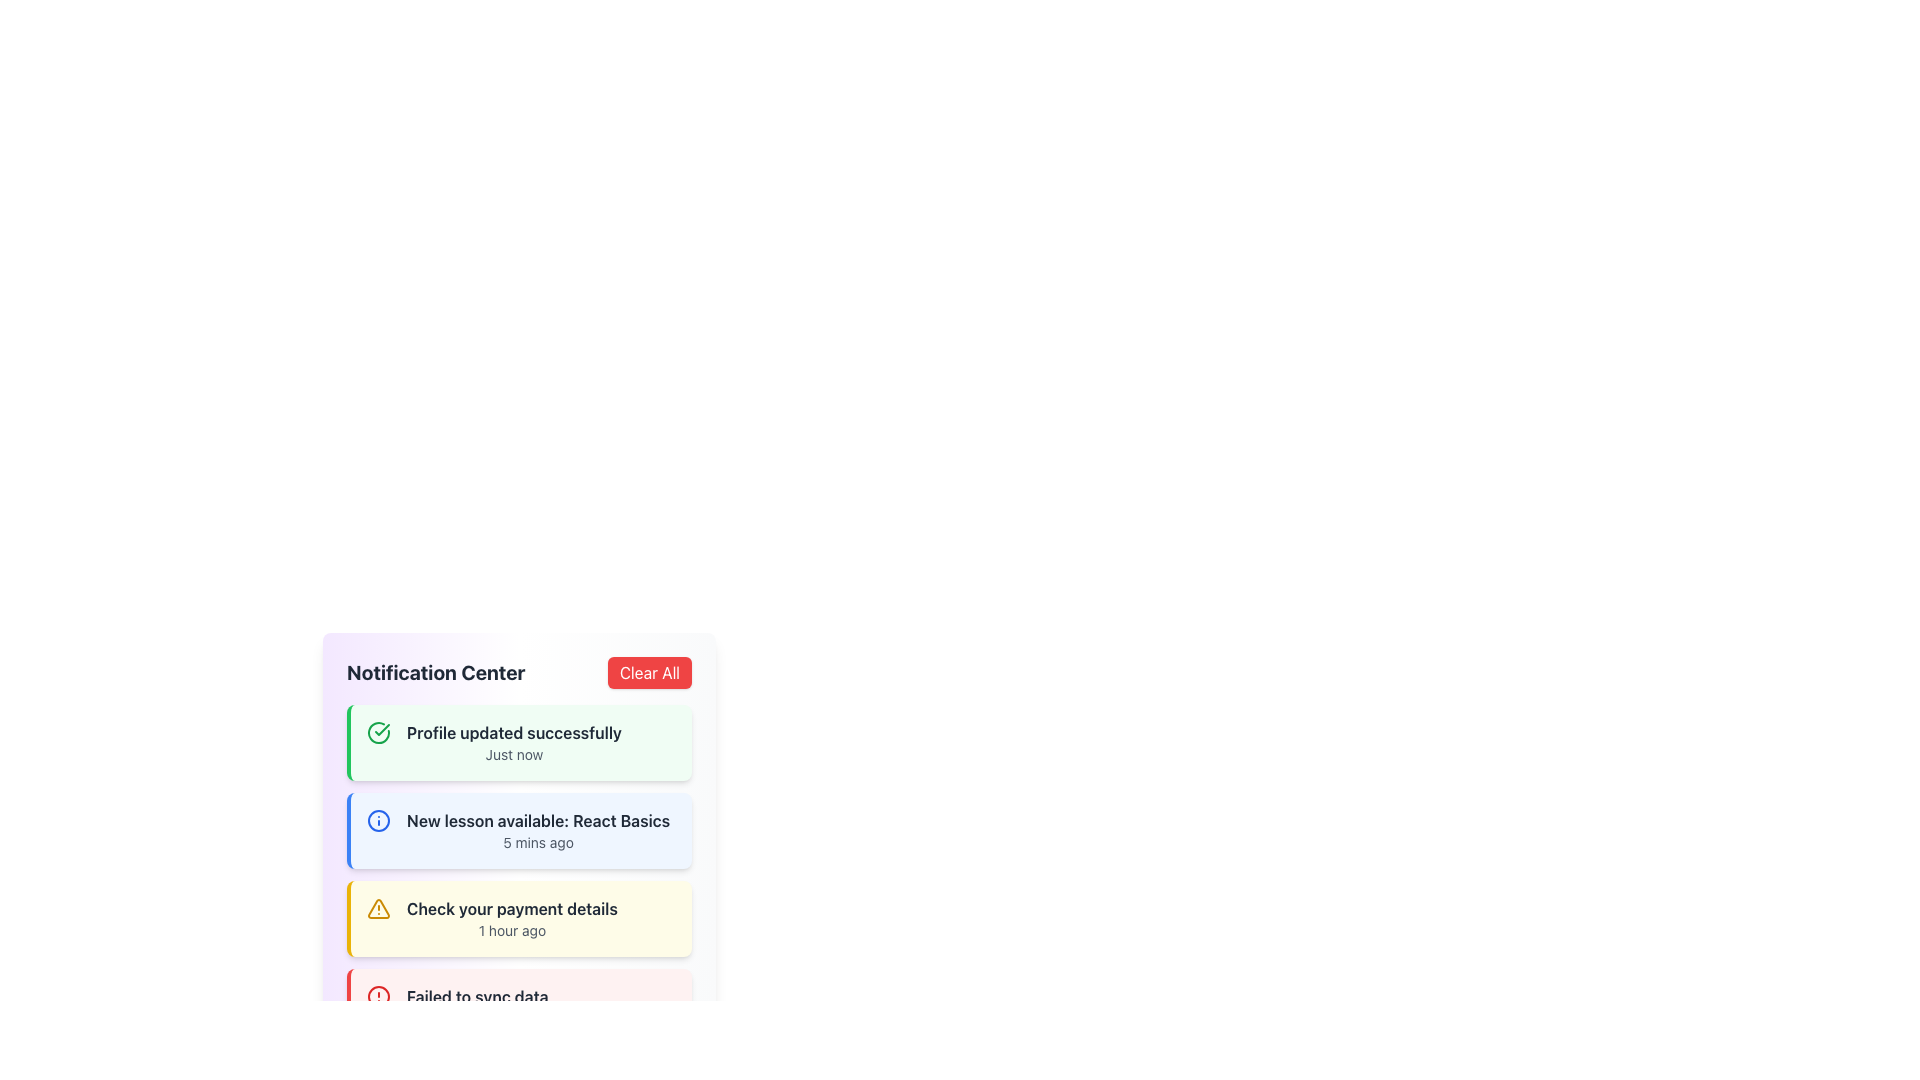 The image size is (1920, 1080). What do you see at coordinates (514, 755) in the screenshot?
I see `the text label displaying 'Just now' which is located directly underneath the message 'Profile updated successfully' in the notification center` at bounding box center [514, 755].